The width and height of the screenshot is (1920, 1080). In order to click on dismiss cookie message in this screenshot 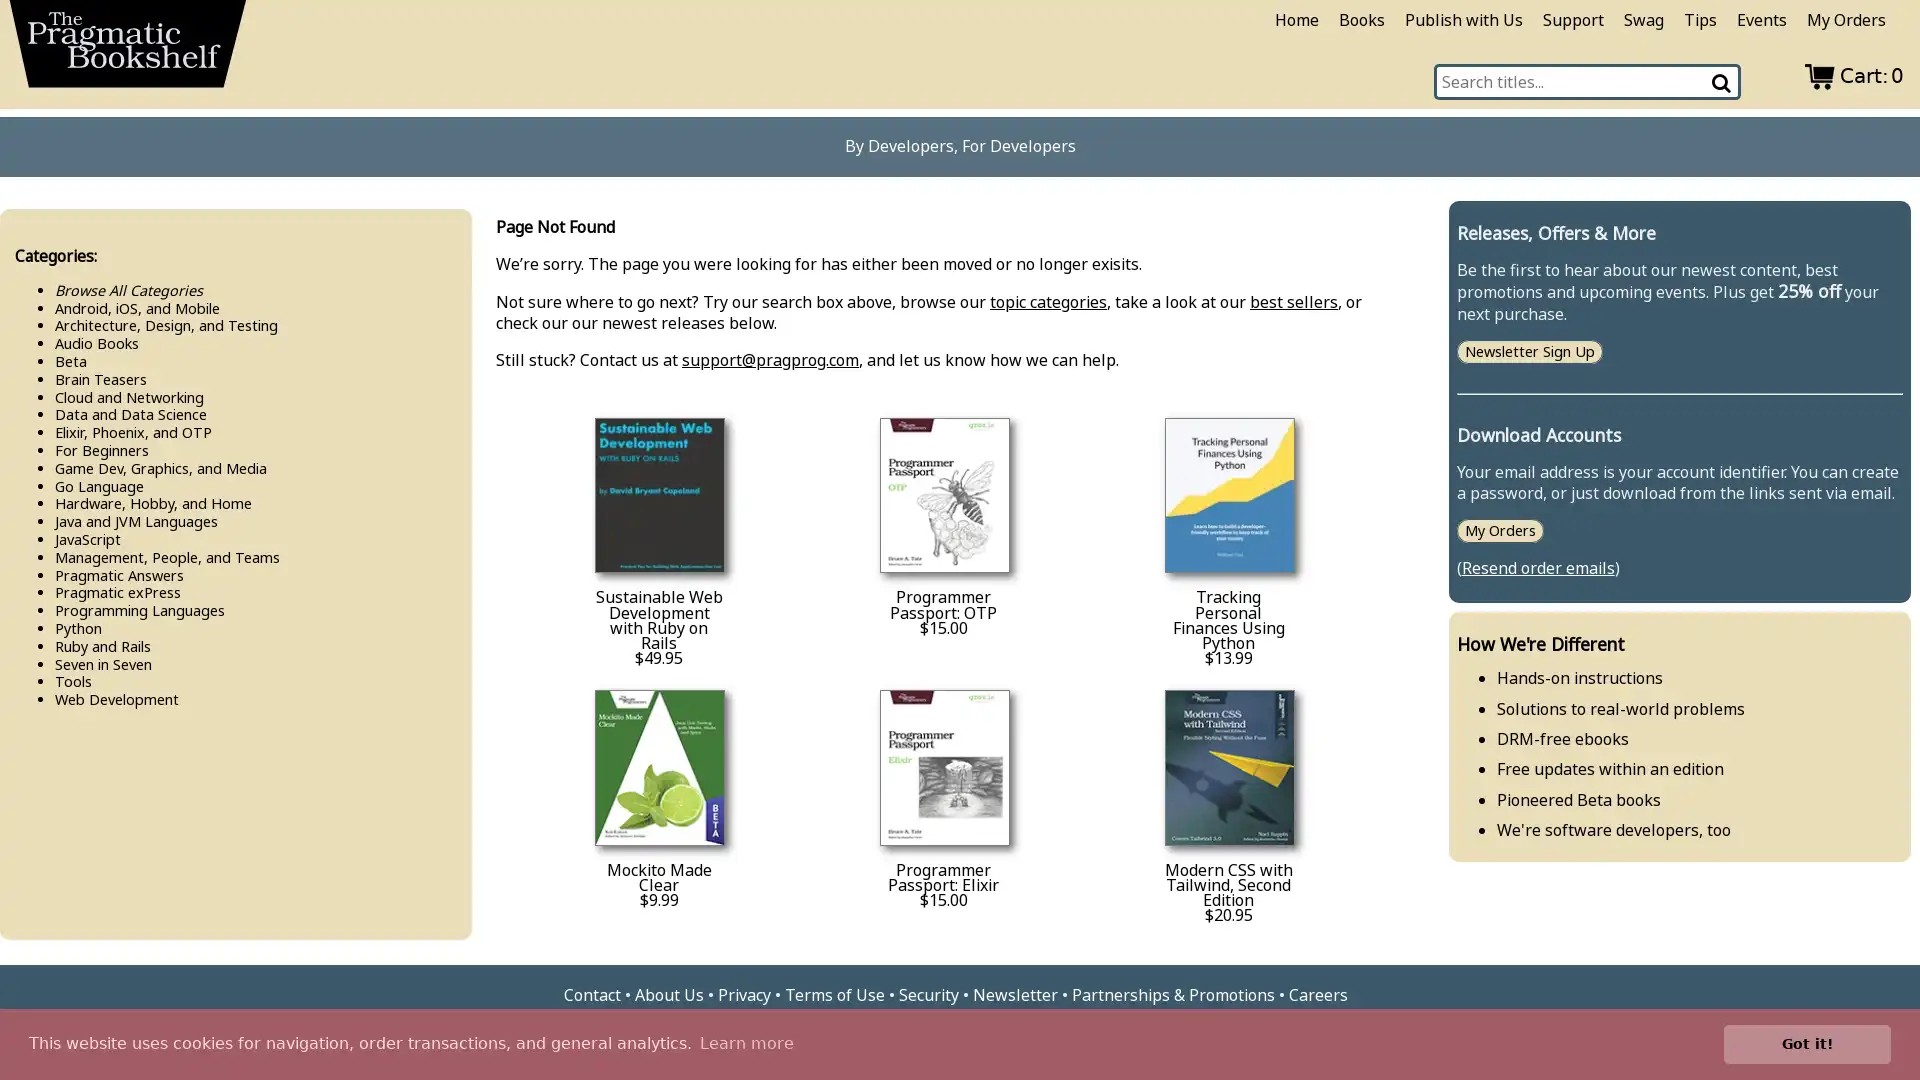, I will do `click(1807, 1043)`.